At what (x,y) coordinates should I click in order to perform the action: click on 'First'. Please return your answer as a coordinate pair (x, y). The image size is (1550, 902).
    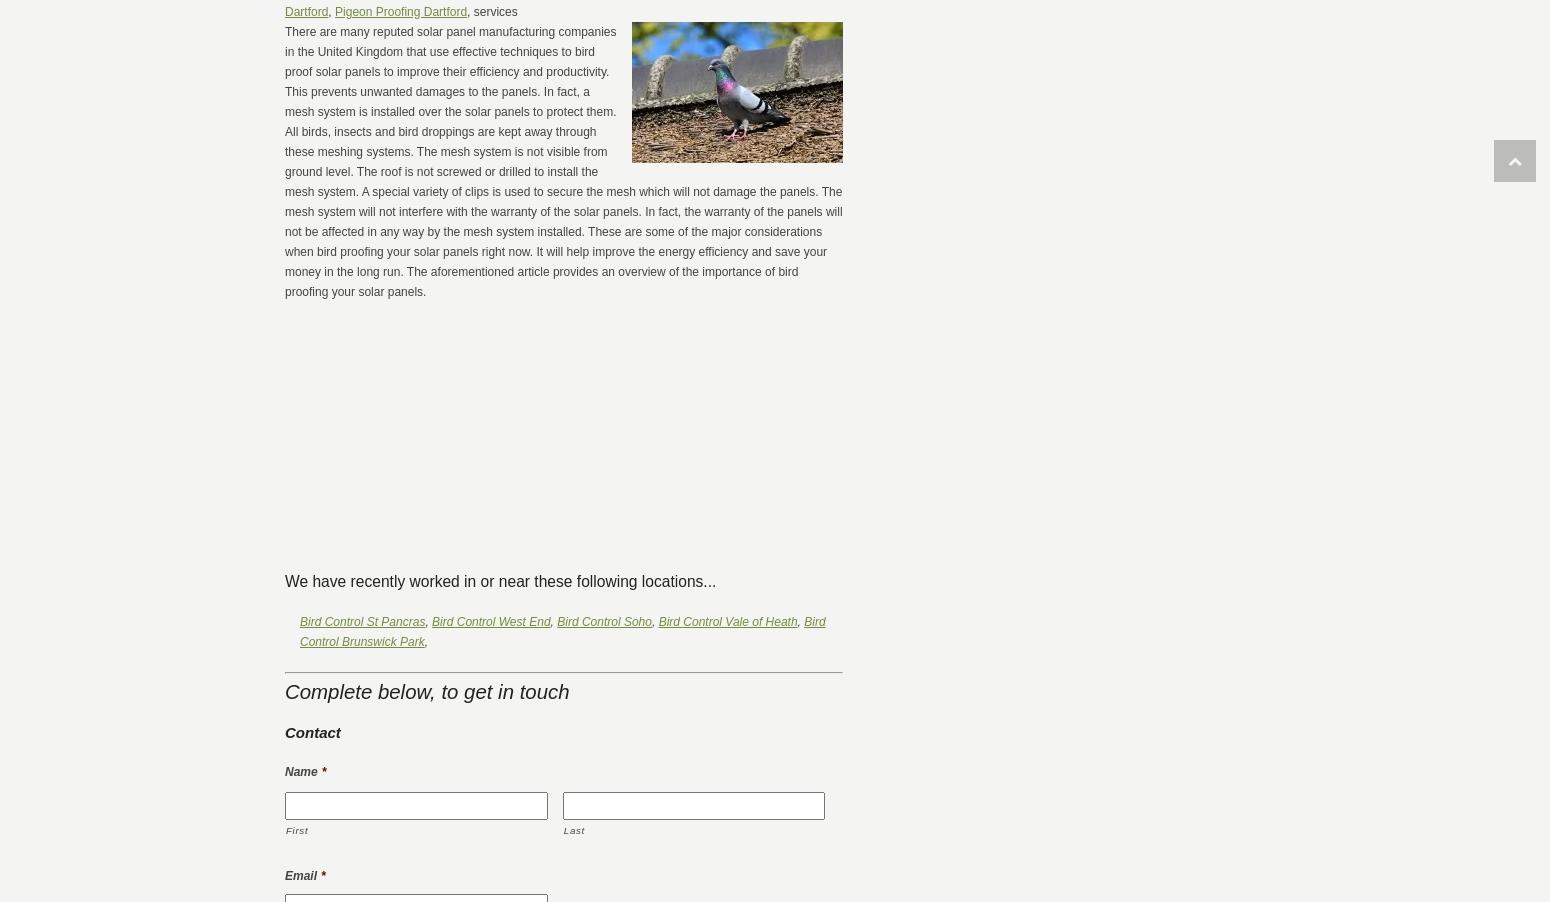
    Looking at the image, I should click on (296, 829).